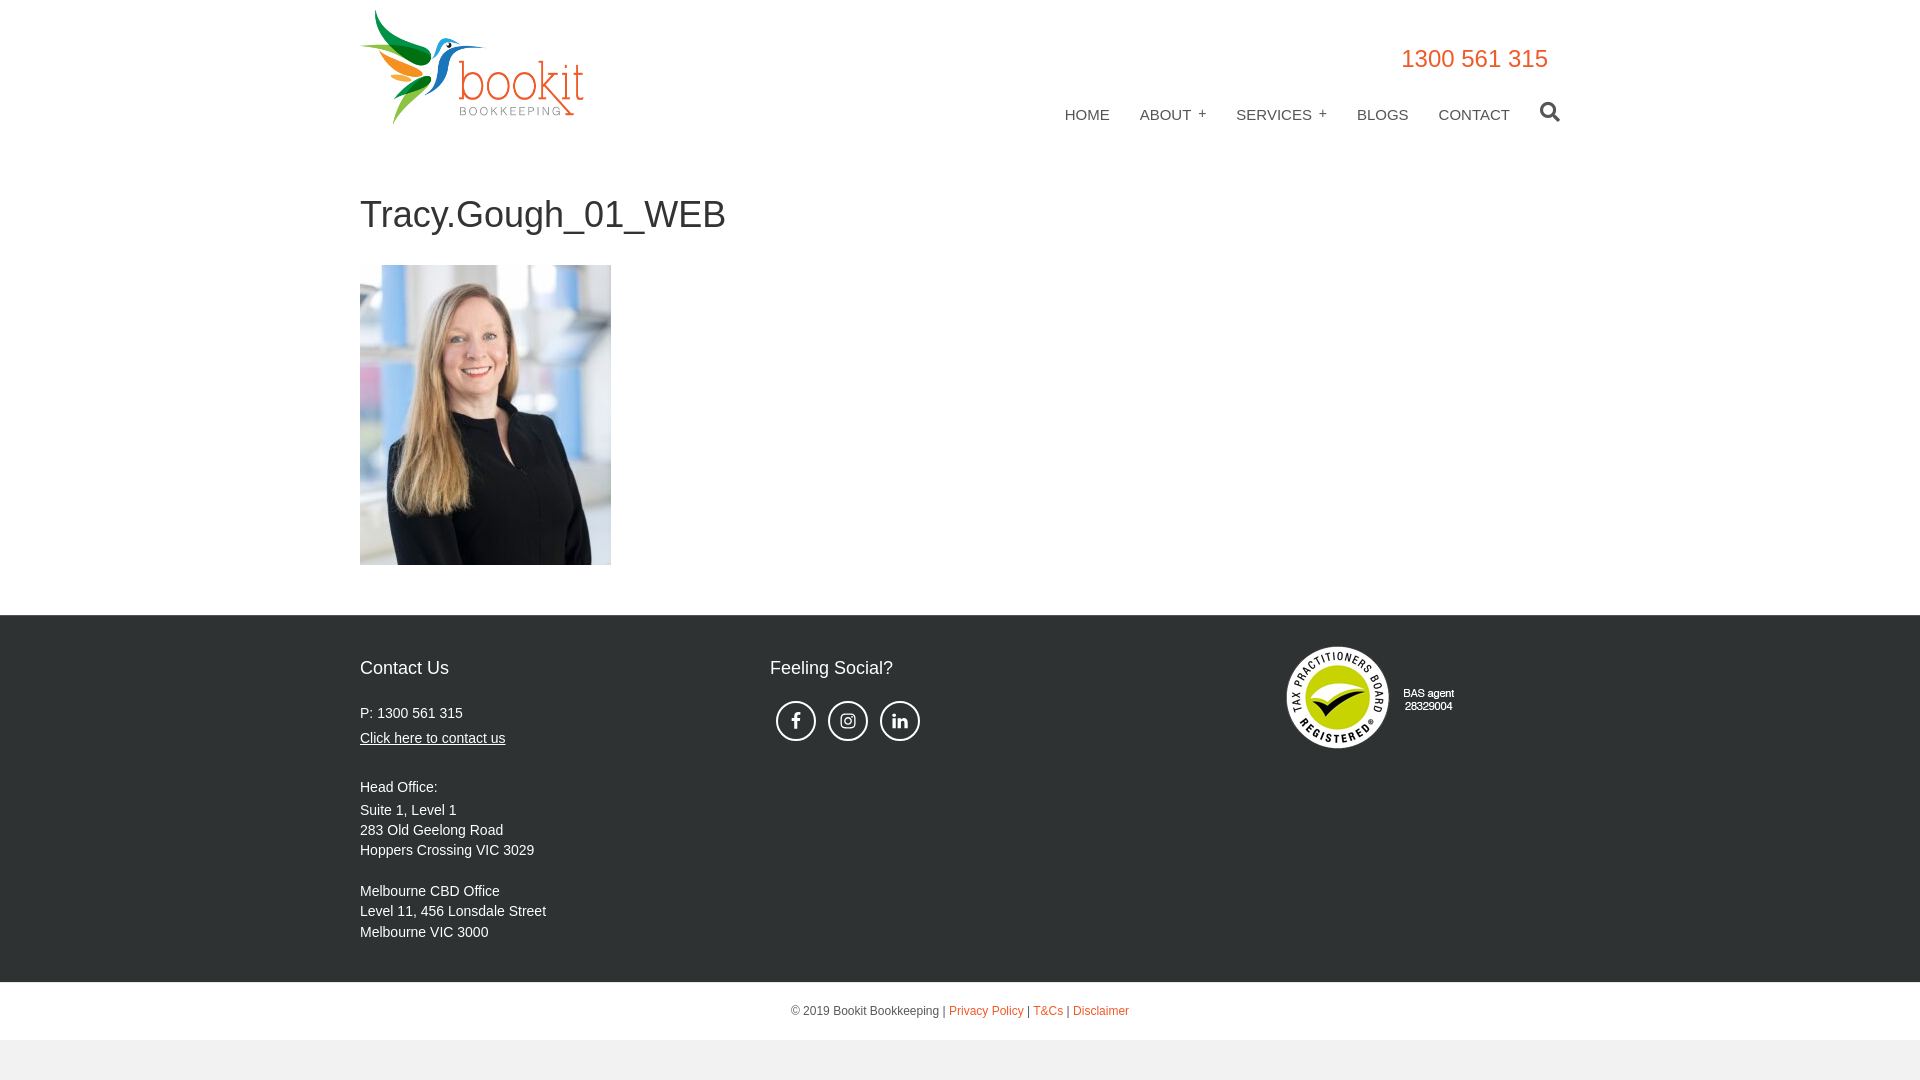 Image resolution: width=1920 pixels, height=1080 pixels. I want to click on 'BLOGS', so click(1381, 114).